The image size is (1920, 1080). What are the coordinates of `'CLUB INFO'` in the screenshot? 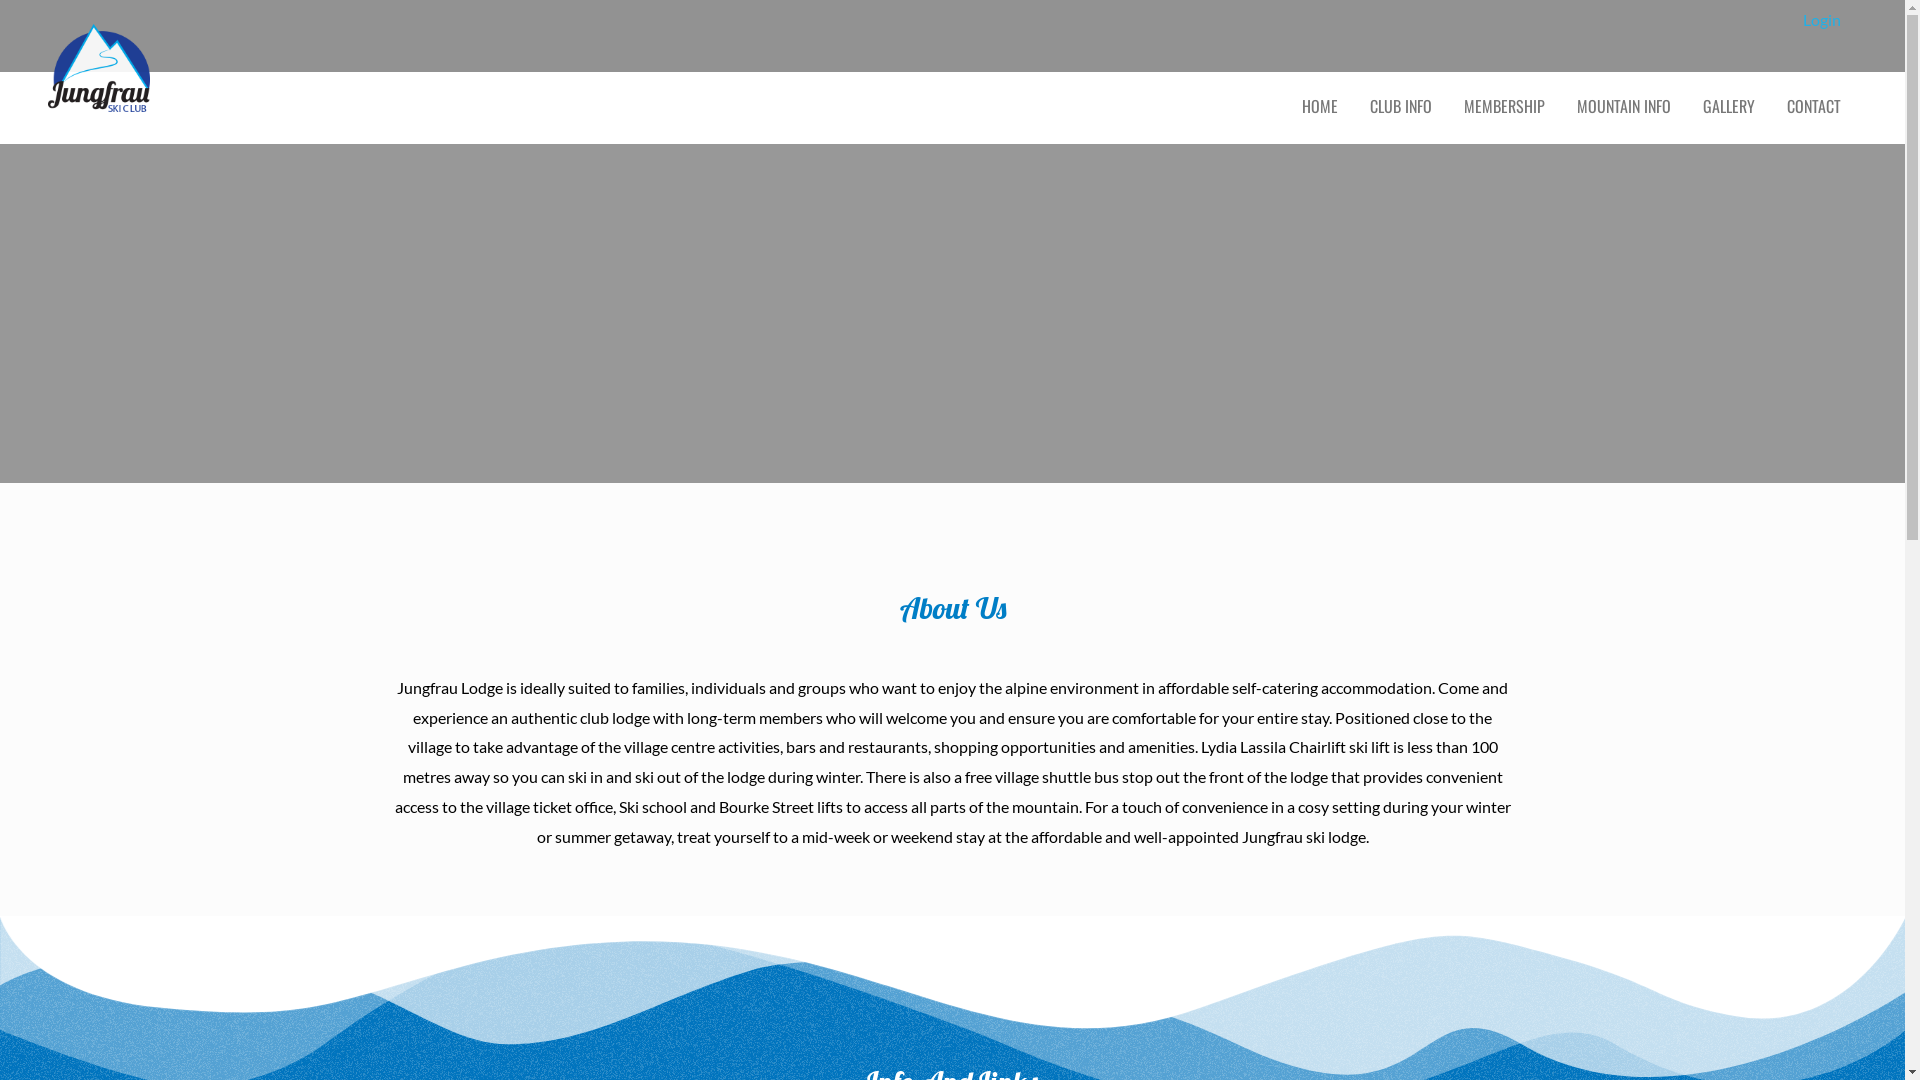 It's located at (1400, 105).